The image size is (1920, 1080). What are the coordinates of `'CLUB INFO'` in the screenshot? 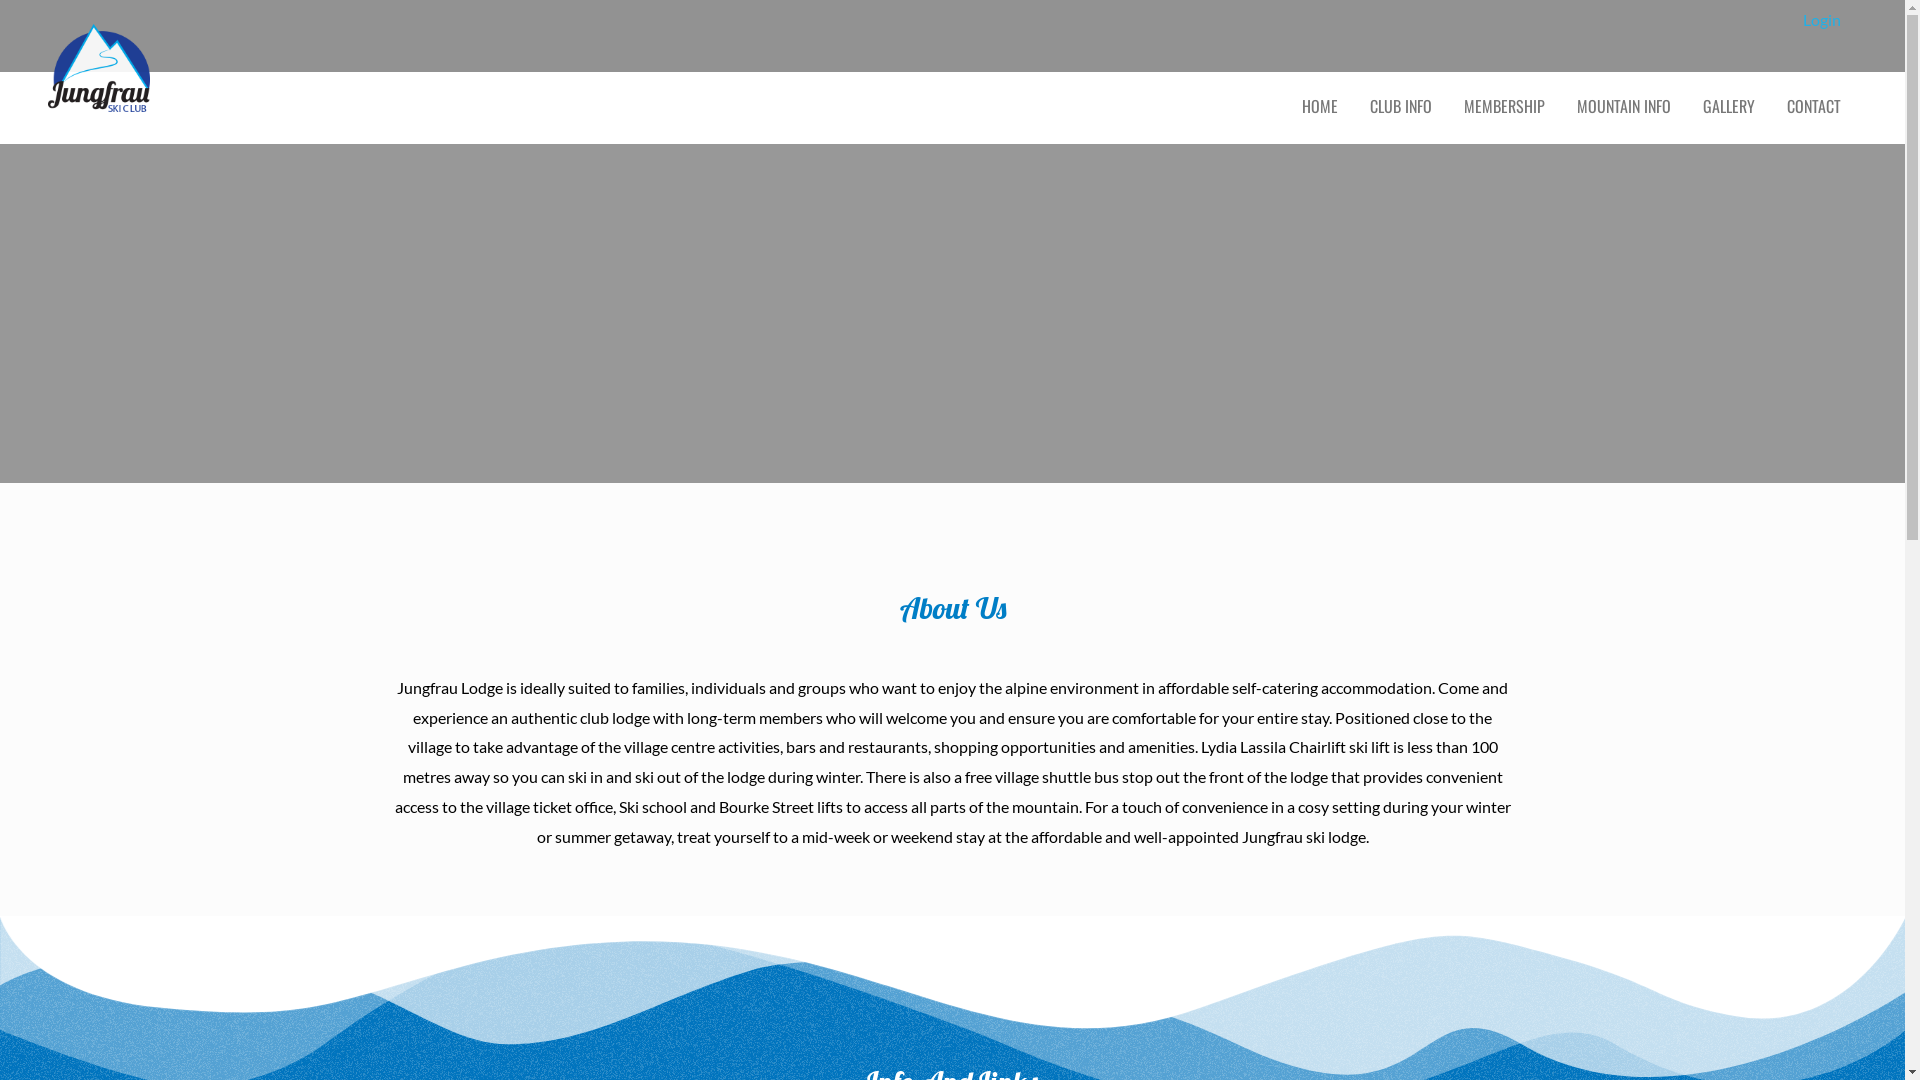 It's located at (1400, 105).